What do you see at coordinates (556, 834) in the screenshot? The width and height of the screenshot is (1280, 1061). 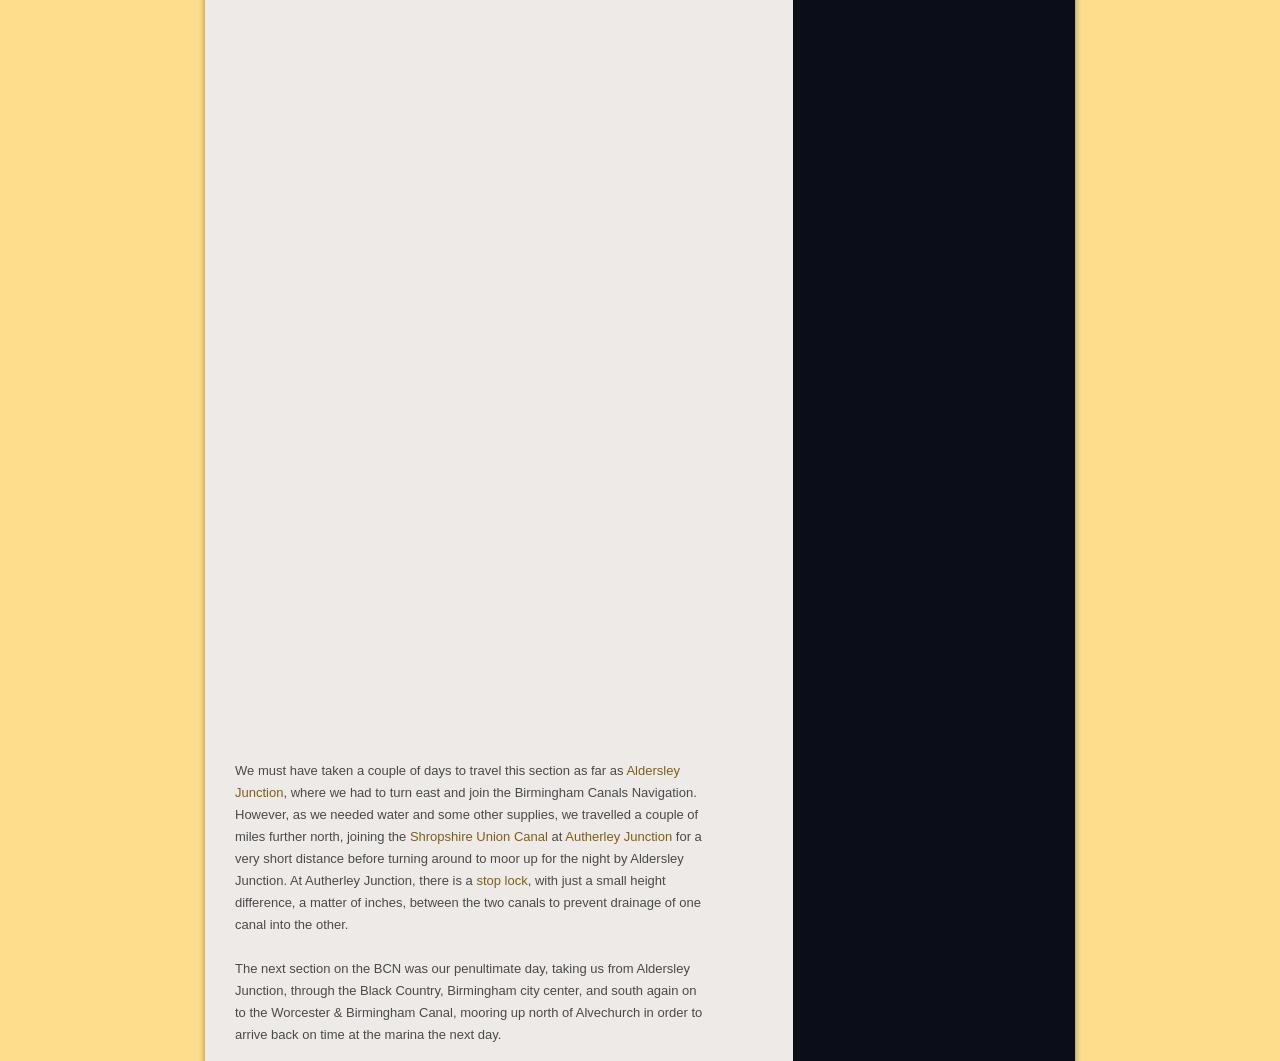 I see `'at'` at bounding box center [556, 834].